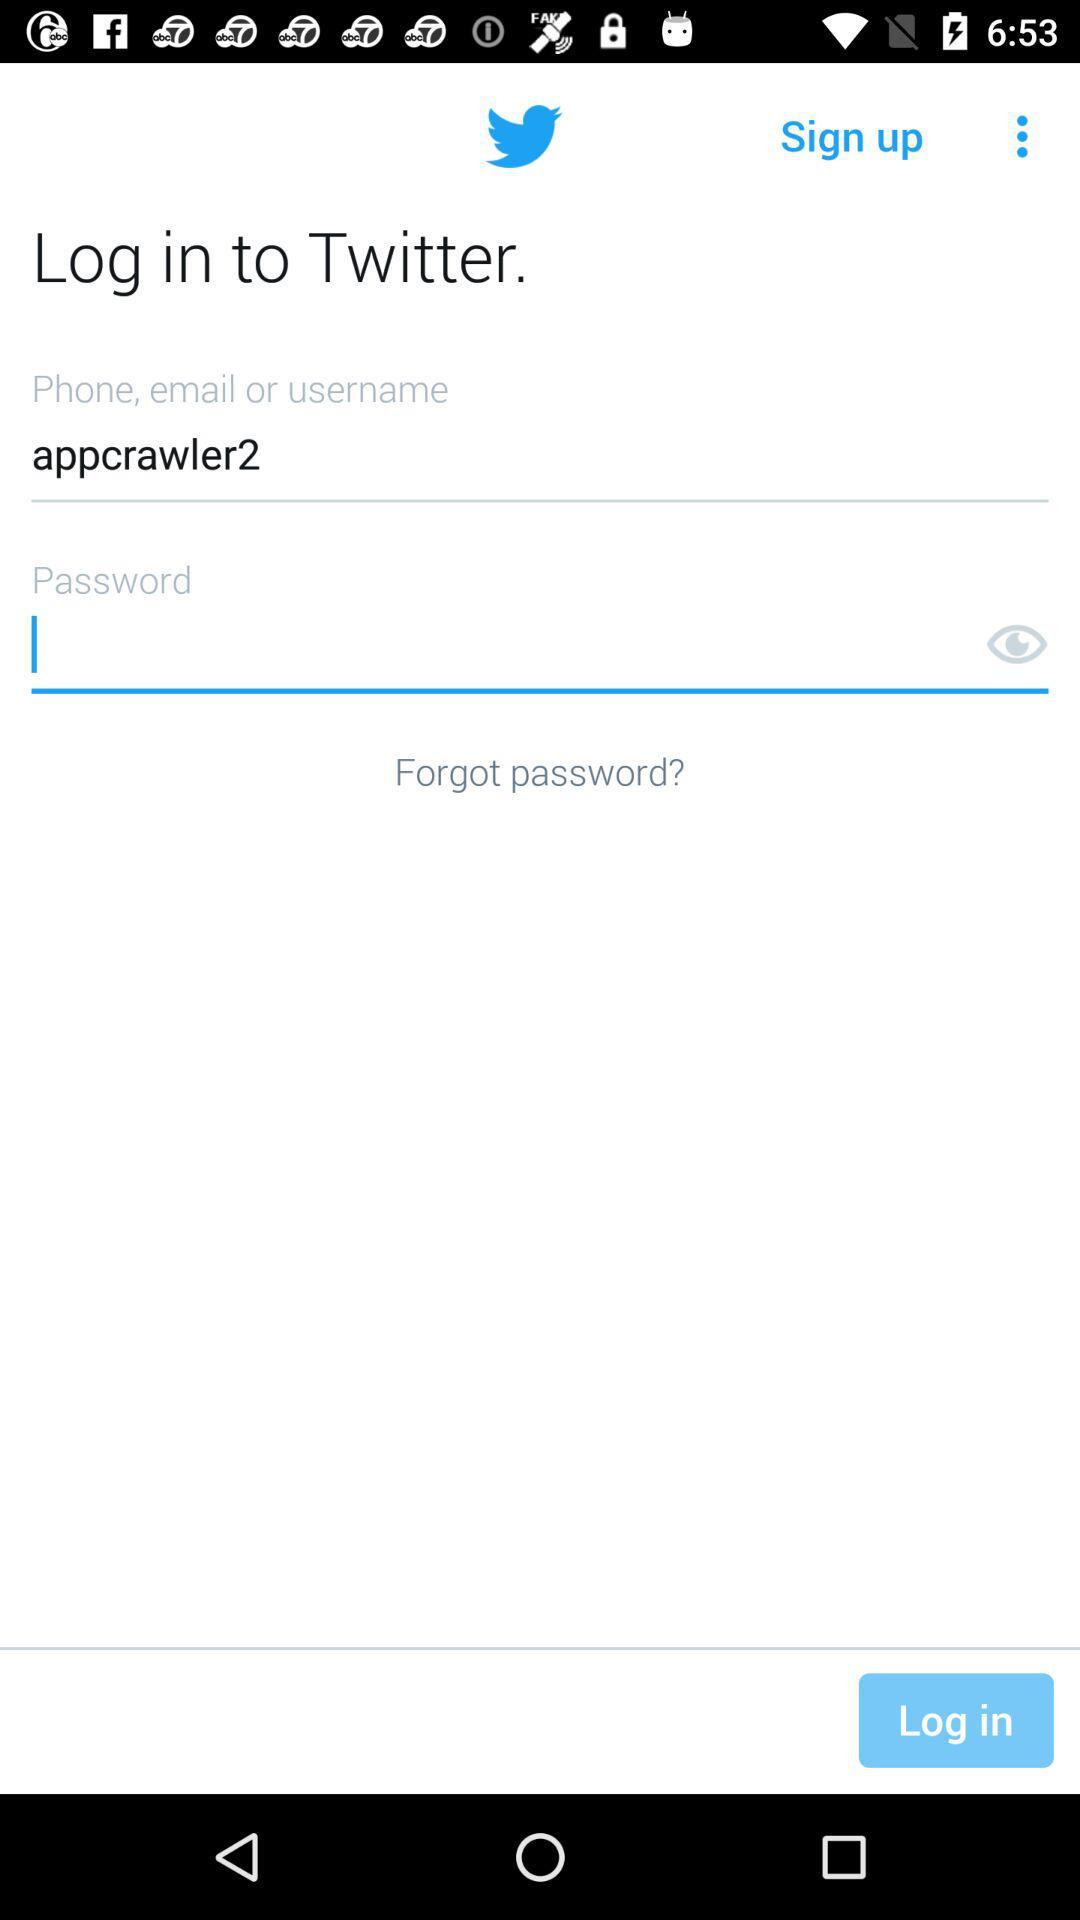  What do you see at coordinates (540, 426) in the screenshot?
I see `the item below log in to item` at bounding box center [540, 426].